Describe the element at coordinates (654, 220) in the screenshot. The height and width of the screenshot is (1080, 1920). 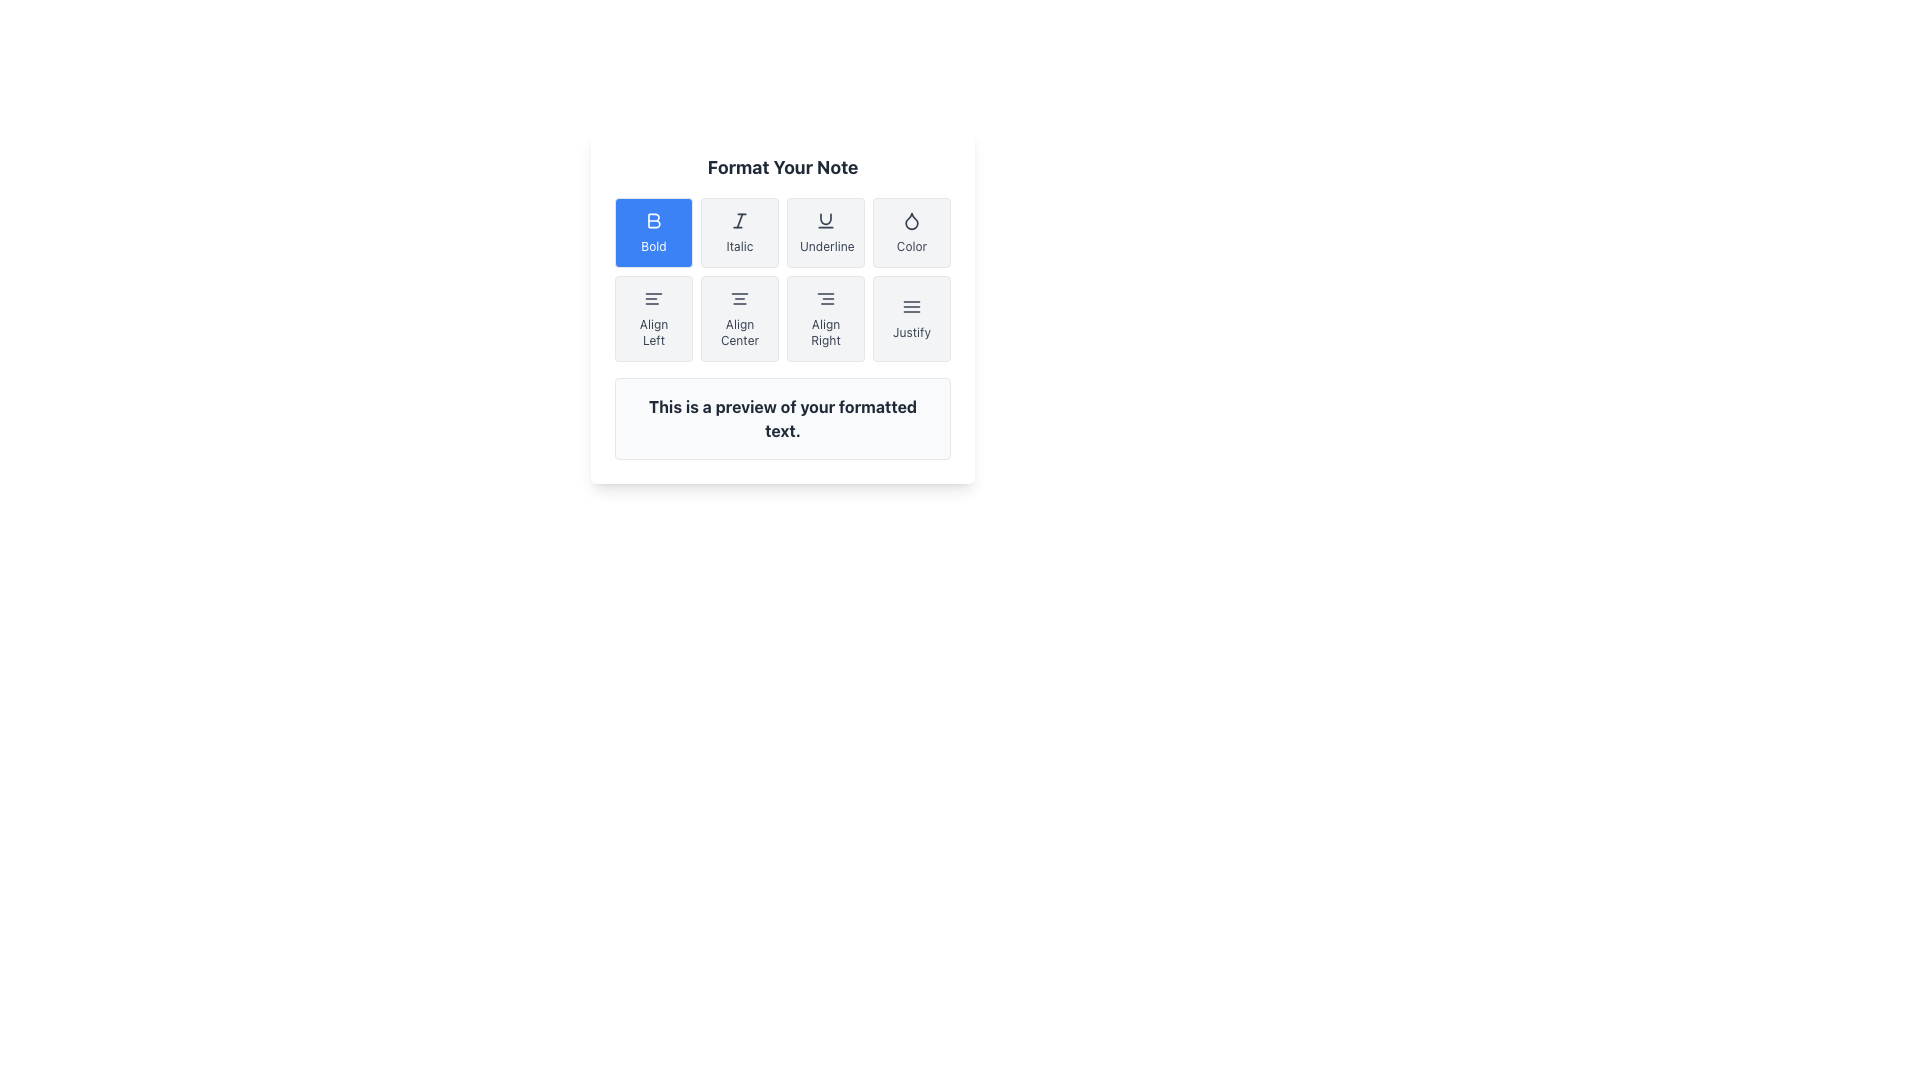
I see `the bold formatting icon located within the blue 'Bold' button at the top-left position in the 'Format Your Note' dialog` at that location.